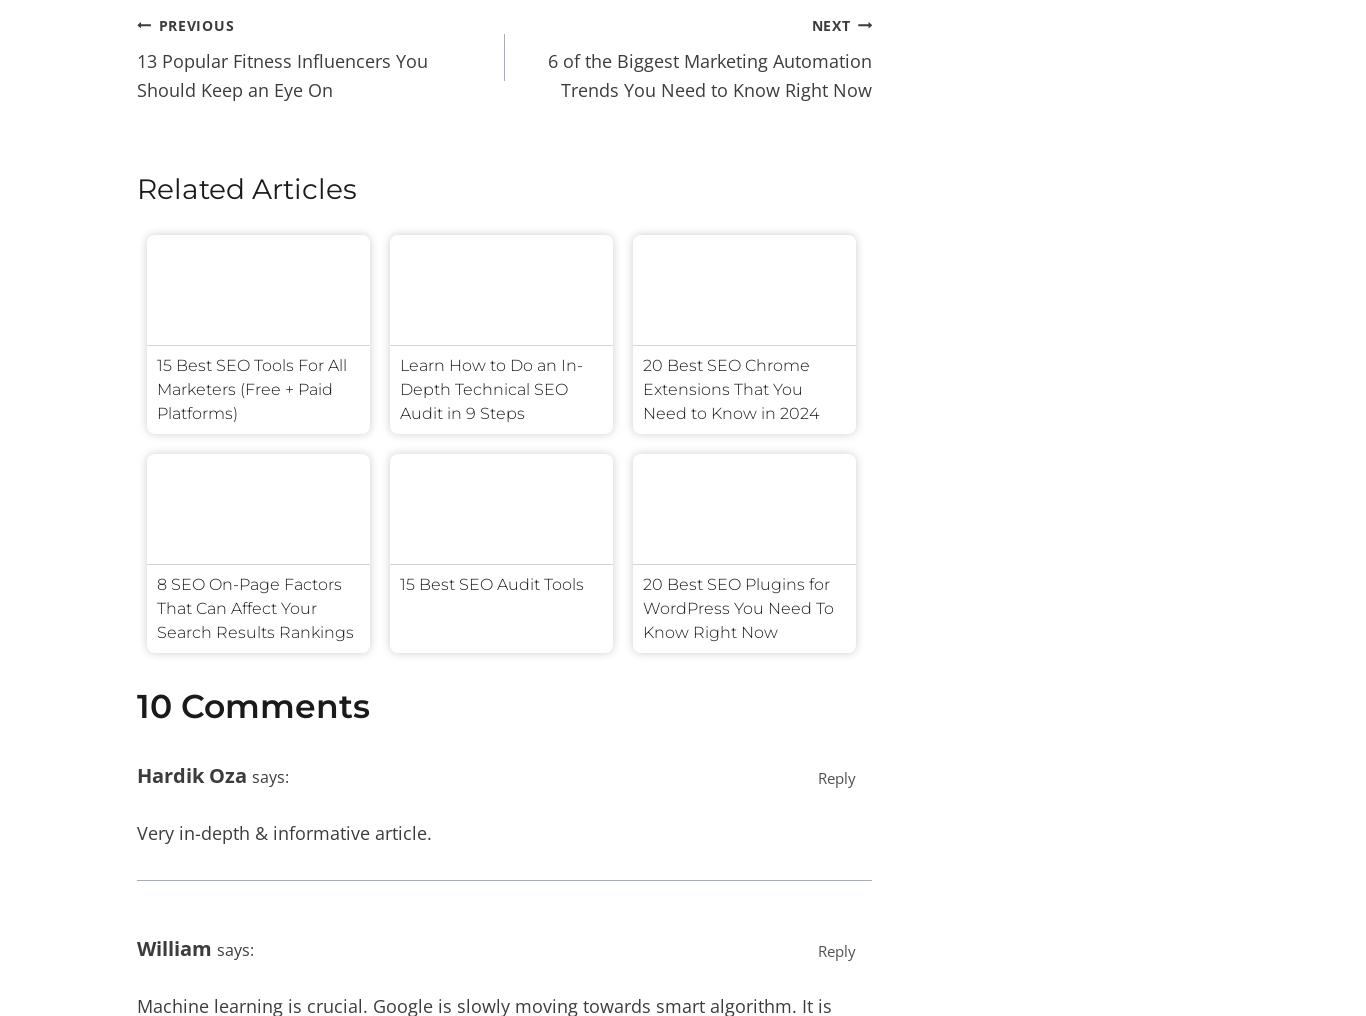  What do you see at coordinates (829, 23) in the screenshot?
I see `'Next'` at bounding box center [829, 23].